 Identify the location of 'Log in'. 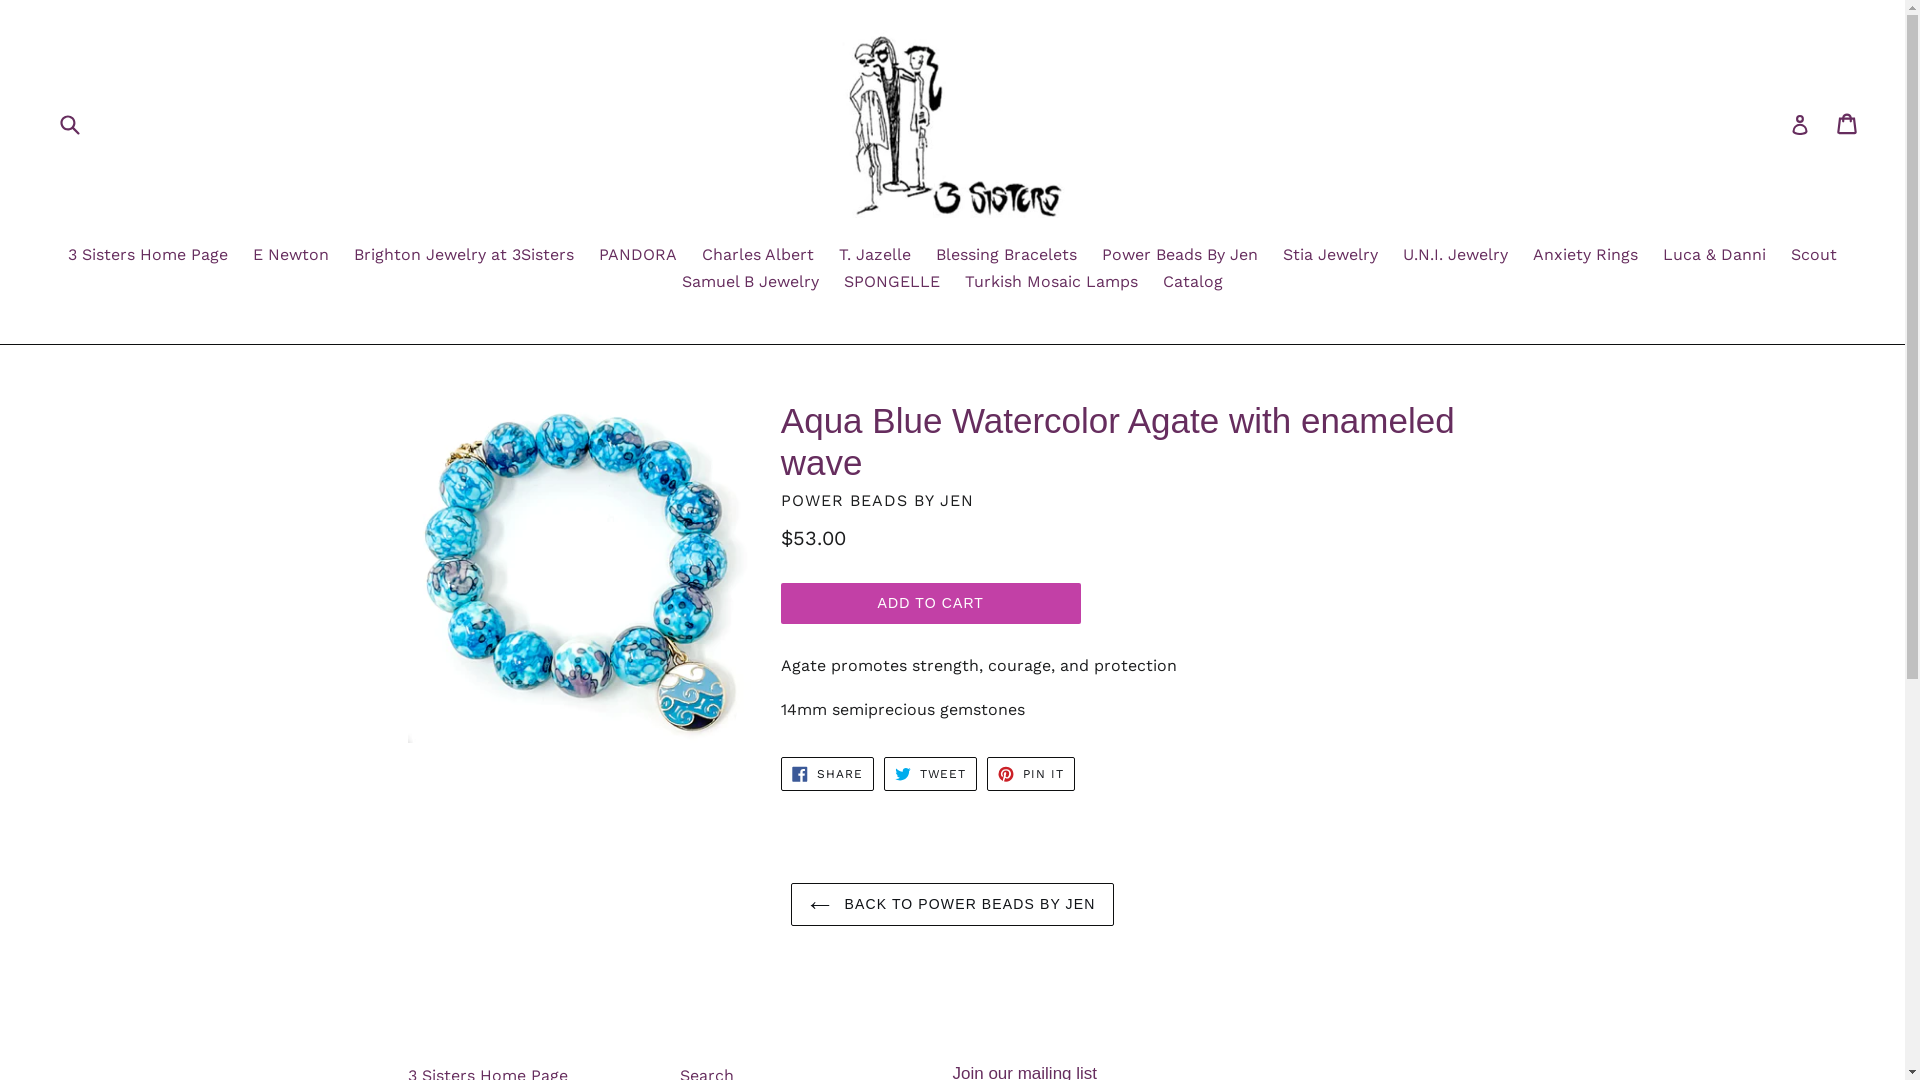
(1790, 123).